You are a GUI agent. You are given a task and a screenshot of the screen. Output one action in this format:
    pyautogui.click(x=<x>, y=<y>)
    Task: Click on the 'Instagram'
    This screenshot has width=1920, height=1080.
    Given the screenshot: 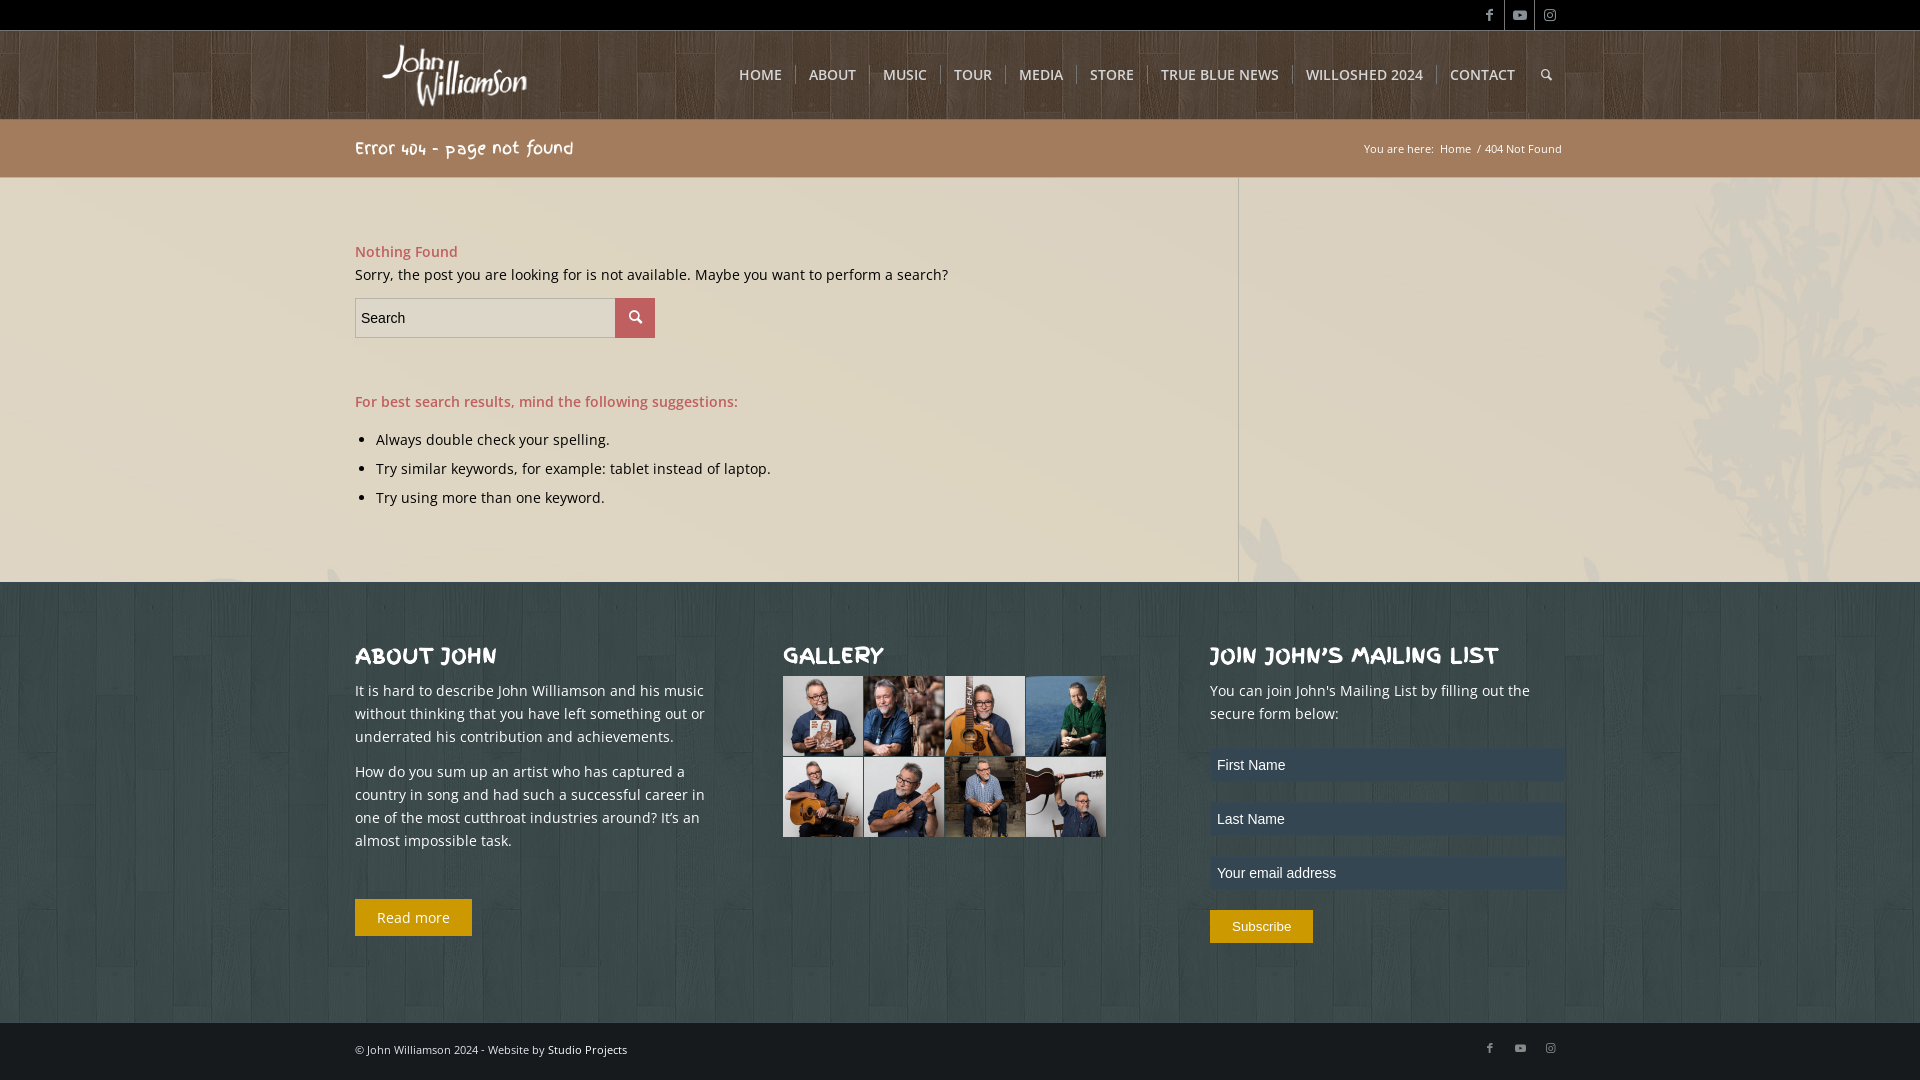 What is the action you would take?
    pyautogui.click(x=1534, y=1047)
    